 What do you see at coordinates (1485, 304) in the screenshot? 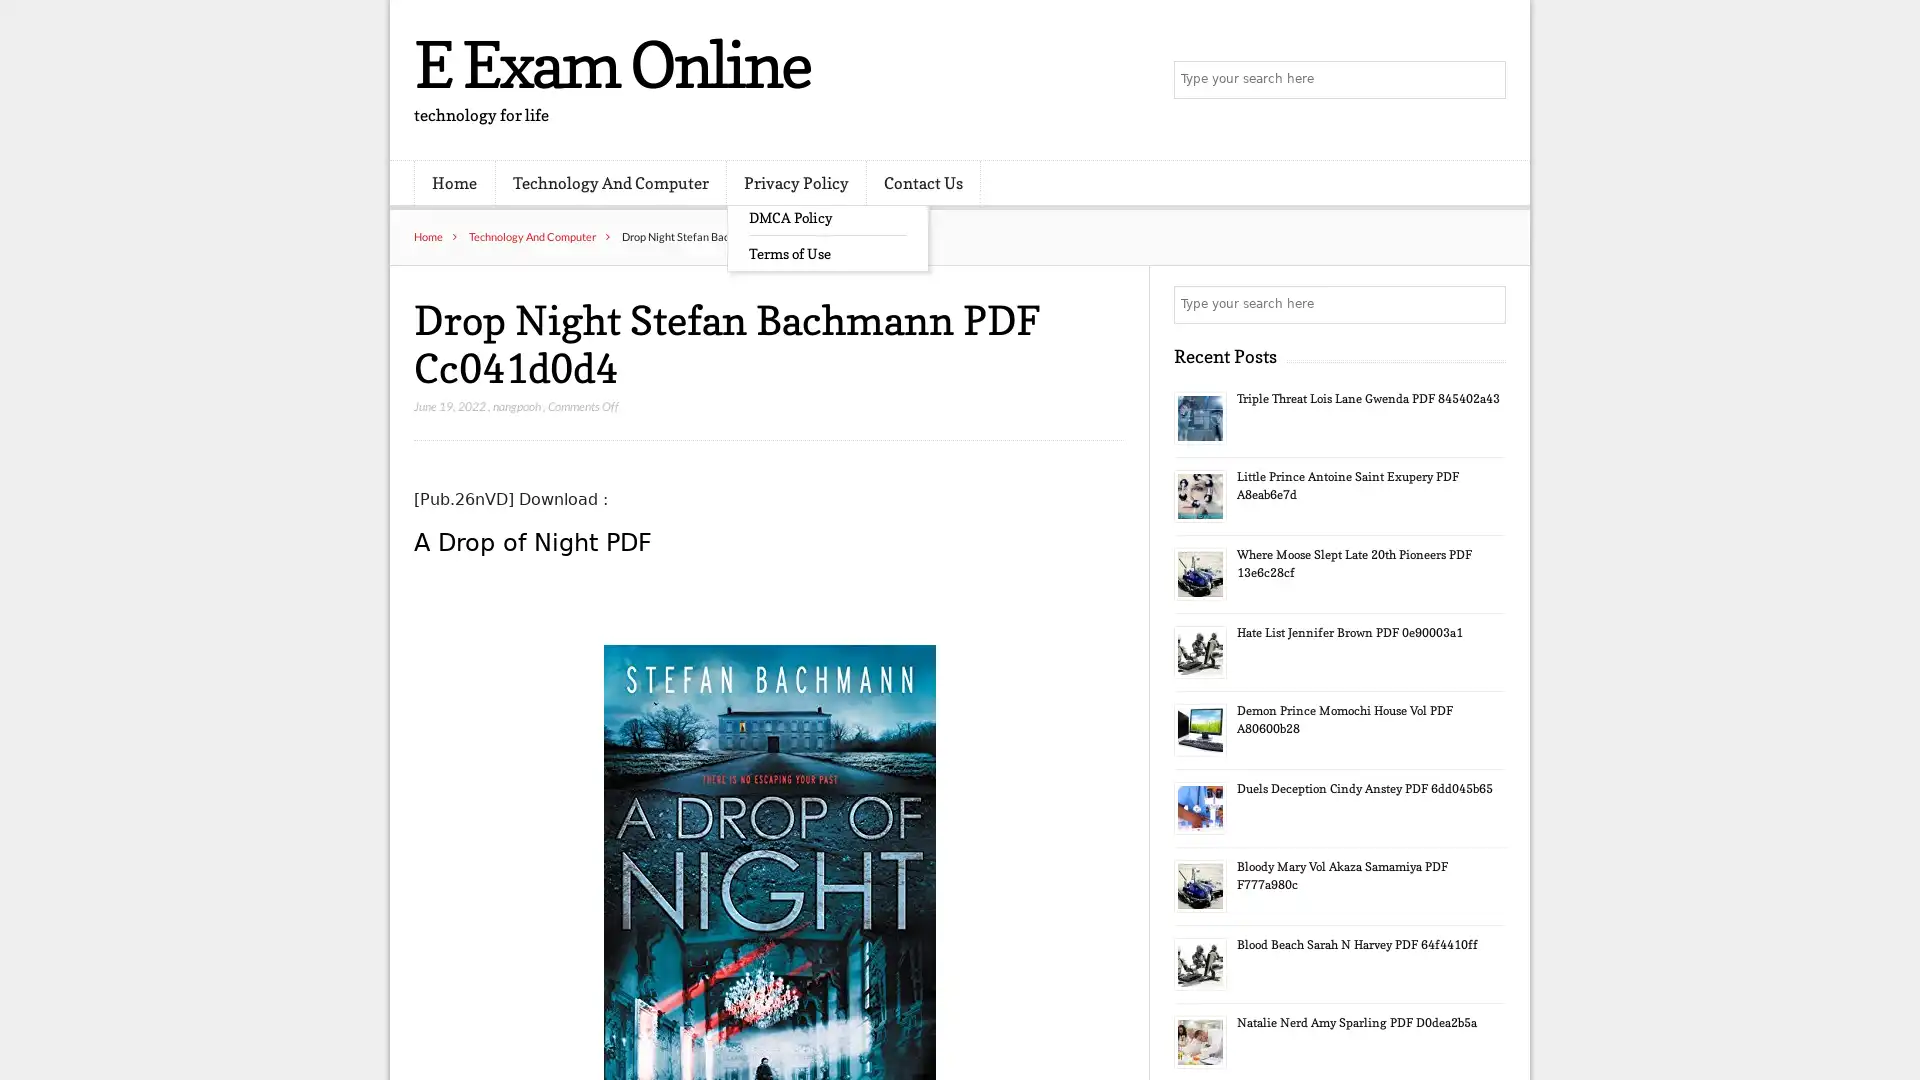
I see `Search` at bounding box center [1485, 304].